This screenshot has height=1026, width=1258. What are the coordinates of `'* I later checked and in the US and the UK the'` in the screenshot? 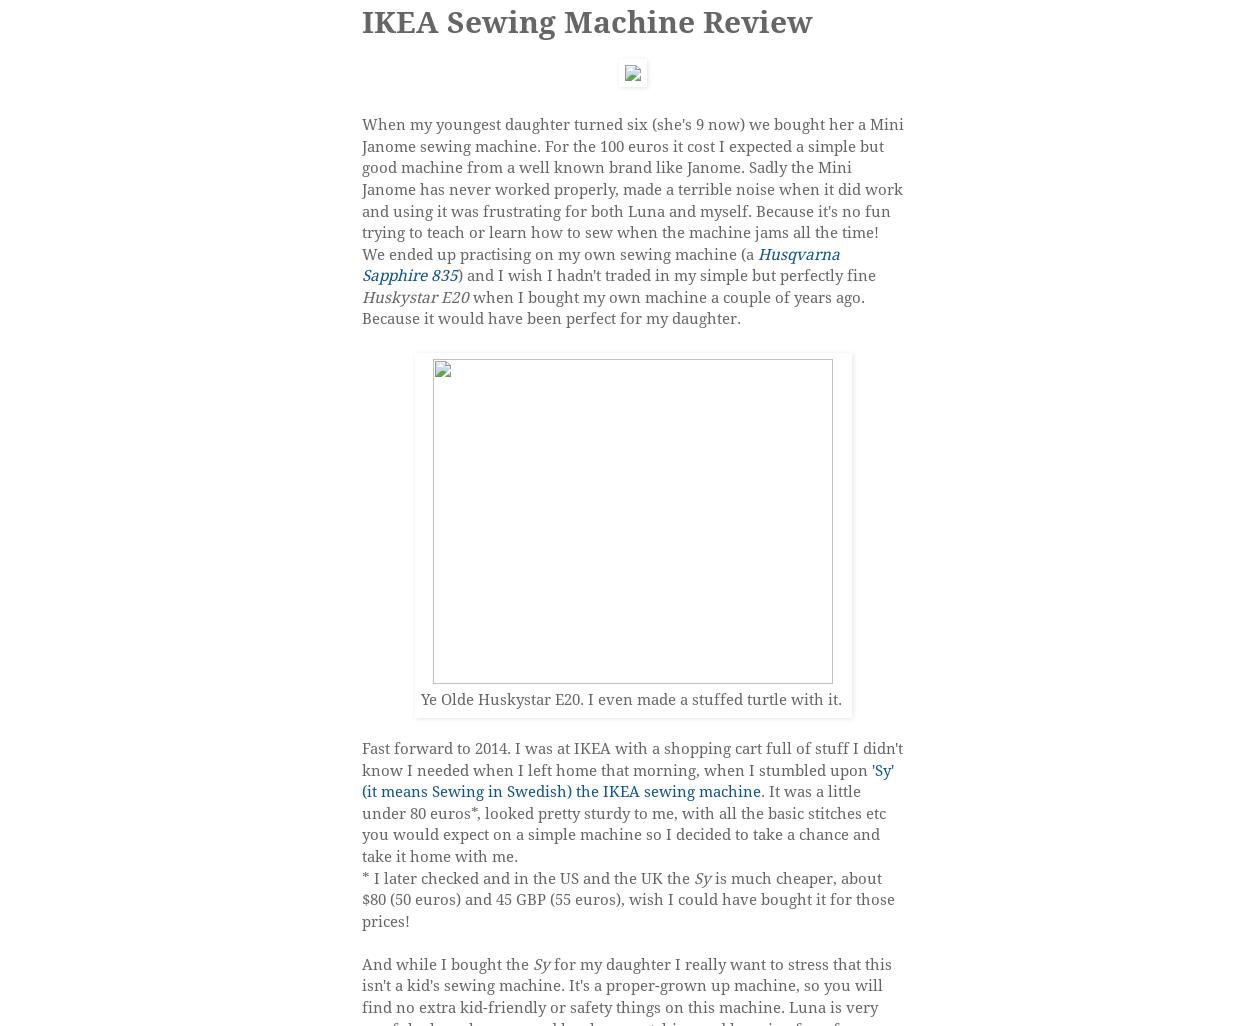 It's located at (526, 877).